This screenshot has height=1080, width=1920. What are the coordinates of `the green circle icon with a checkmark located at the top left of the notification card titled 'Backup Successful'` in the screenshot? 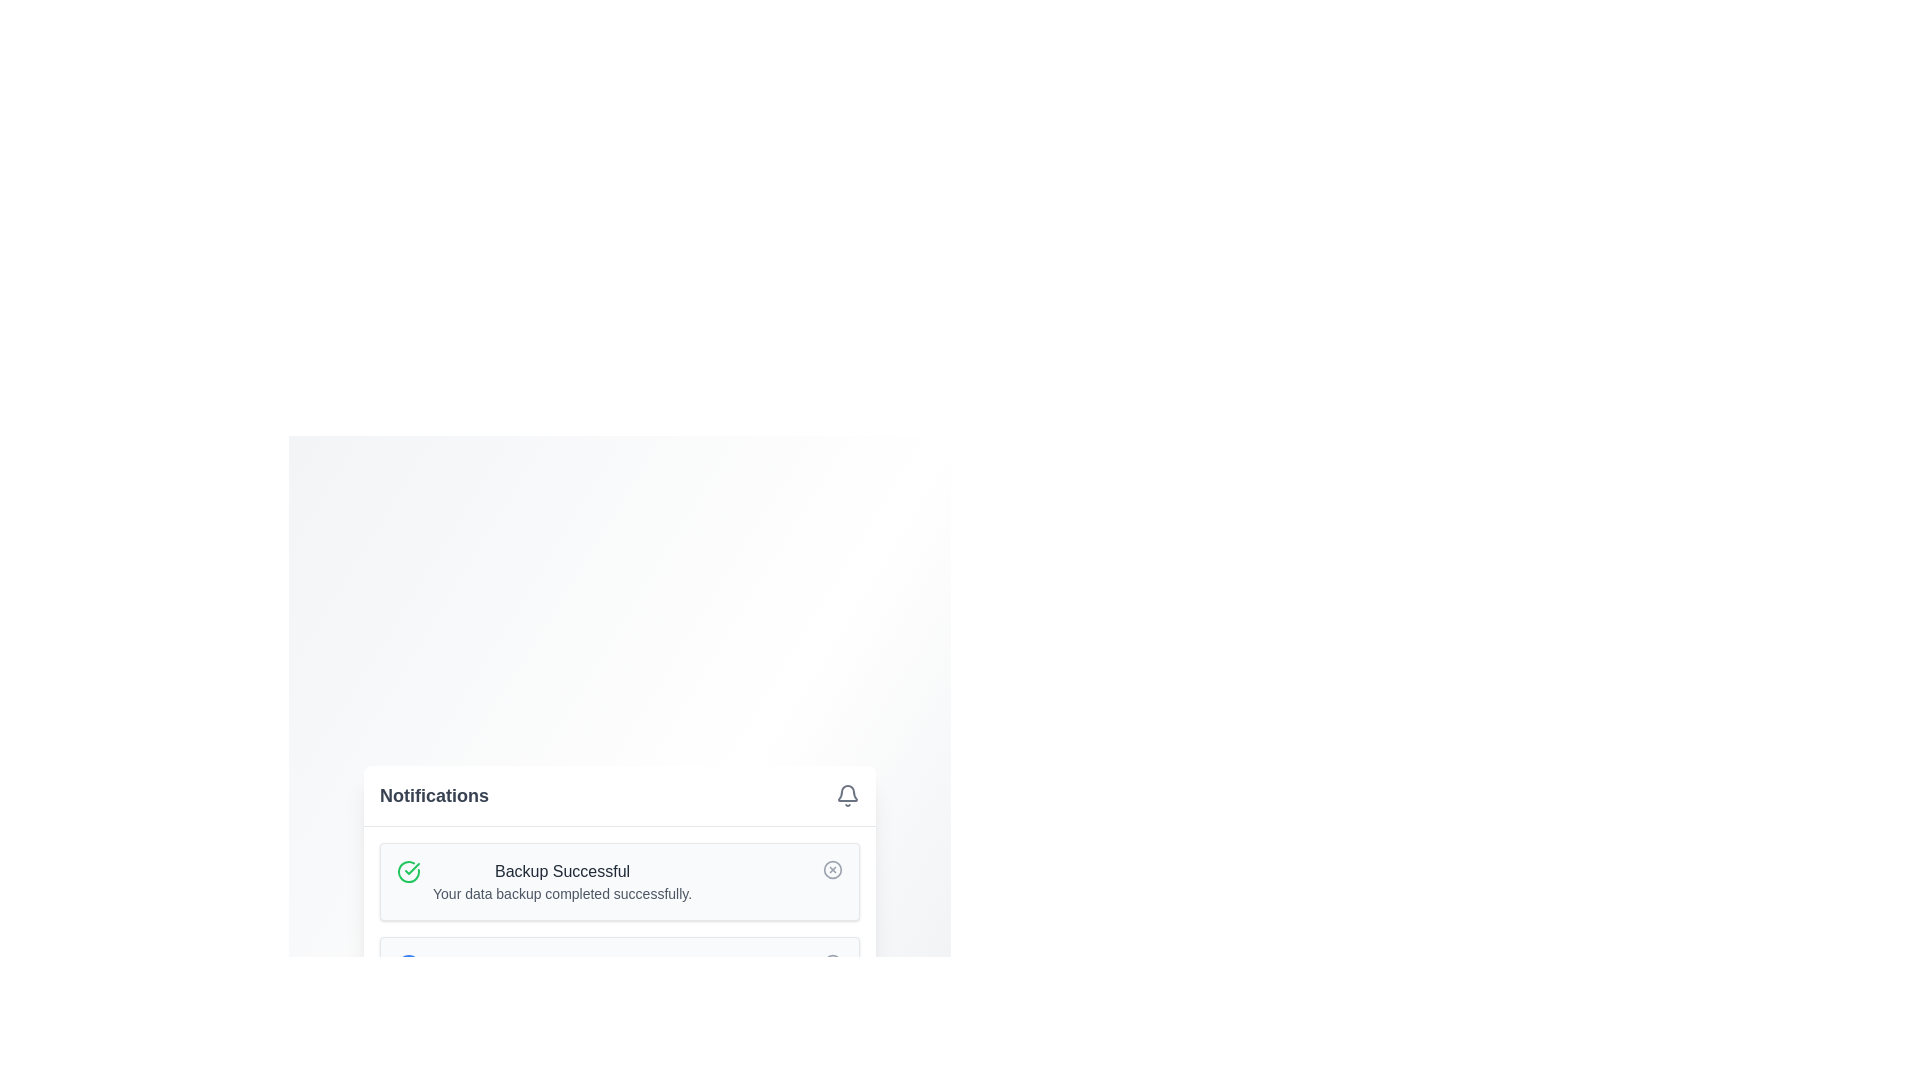 It's located at (407, 870).